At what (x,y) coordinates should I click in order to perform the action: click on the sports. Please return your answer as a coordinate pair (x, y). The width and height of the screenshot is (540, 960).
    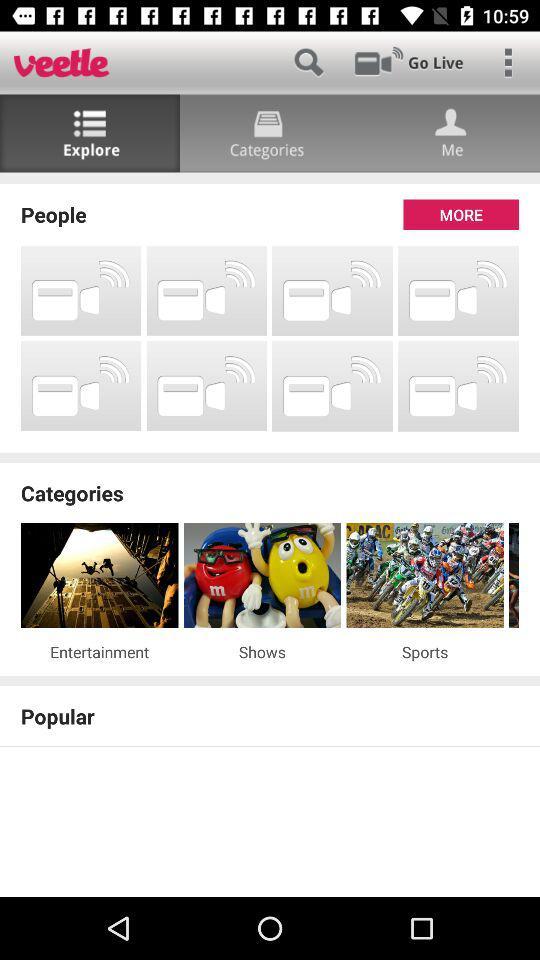
    Looking at the image, I should click on (424, 650).